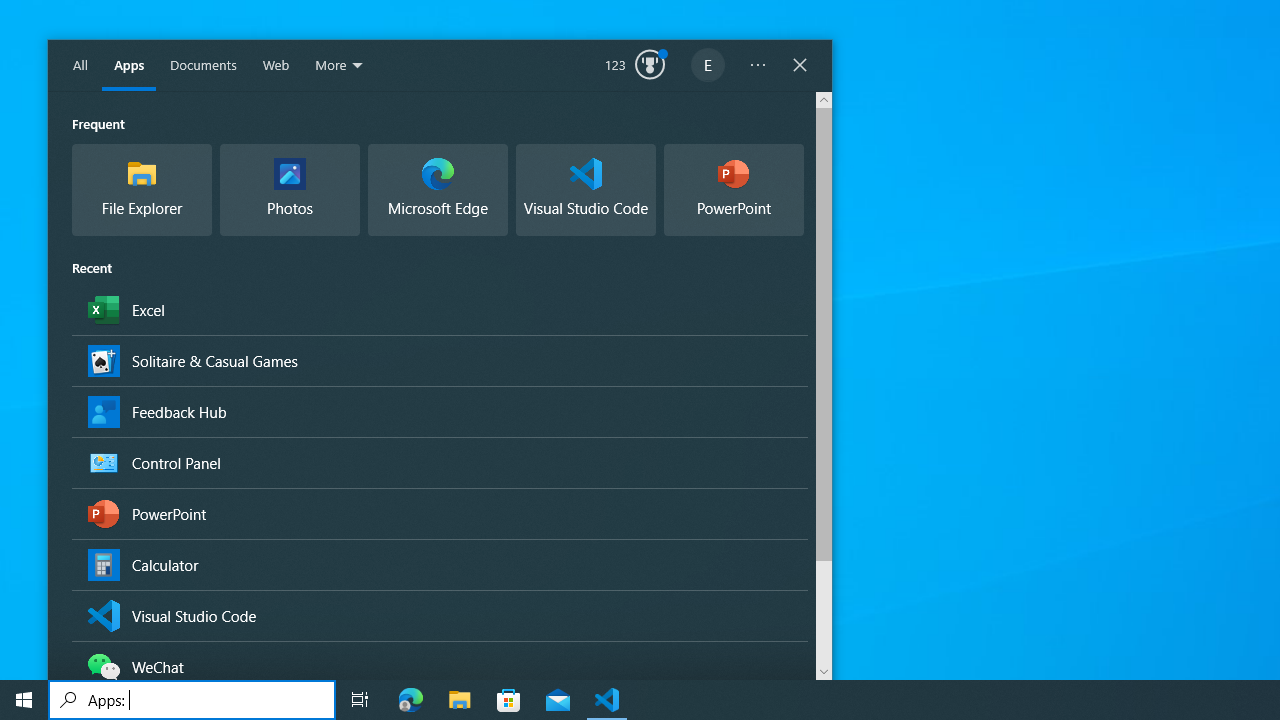 This screenshot has width=1280, height=720. What do you see at coordinates (274, 65) in the screenshot?
I see `'Web'` at bounding box center [274, 65].